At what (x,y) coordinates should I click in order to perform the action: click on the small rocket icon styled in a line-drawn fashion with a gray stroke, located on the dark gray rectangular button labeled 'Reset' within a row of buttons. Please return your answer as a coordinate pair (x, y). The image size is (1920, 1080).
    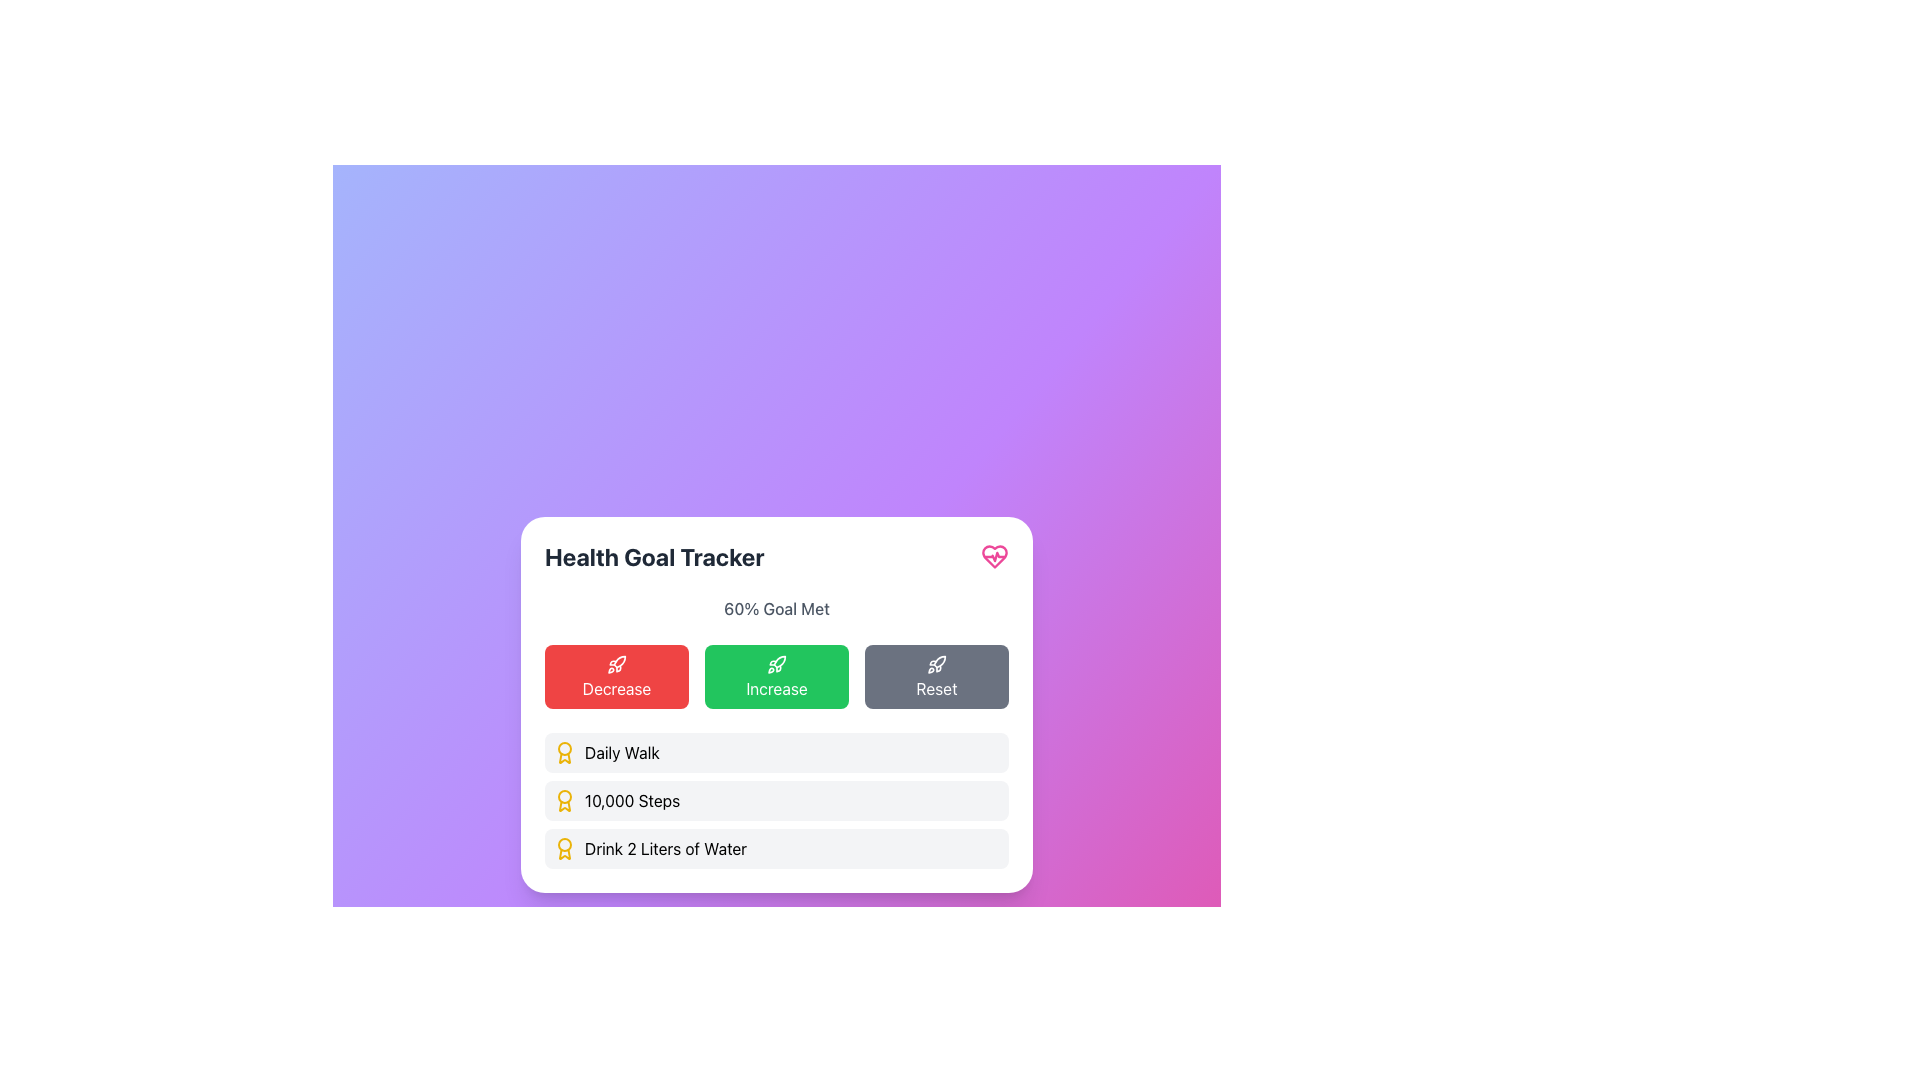
    Looking at the image, I should click on (935, 664).